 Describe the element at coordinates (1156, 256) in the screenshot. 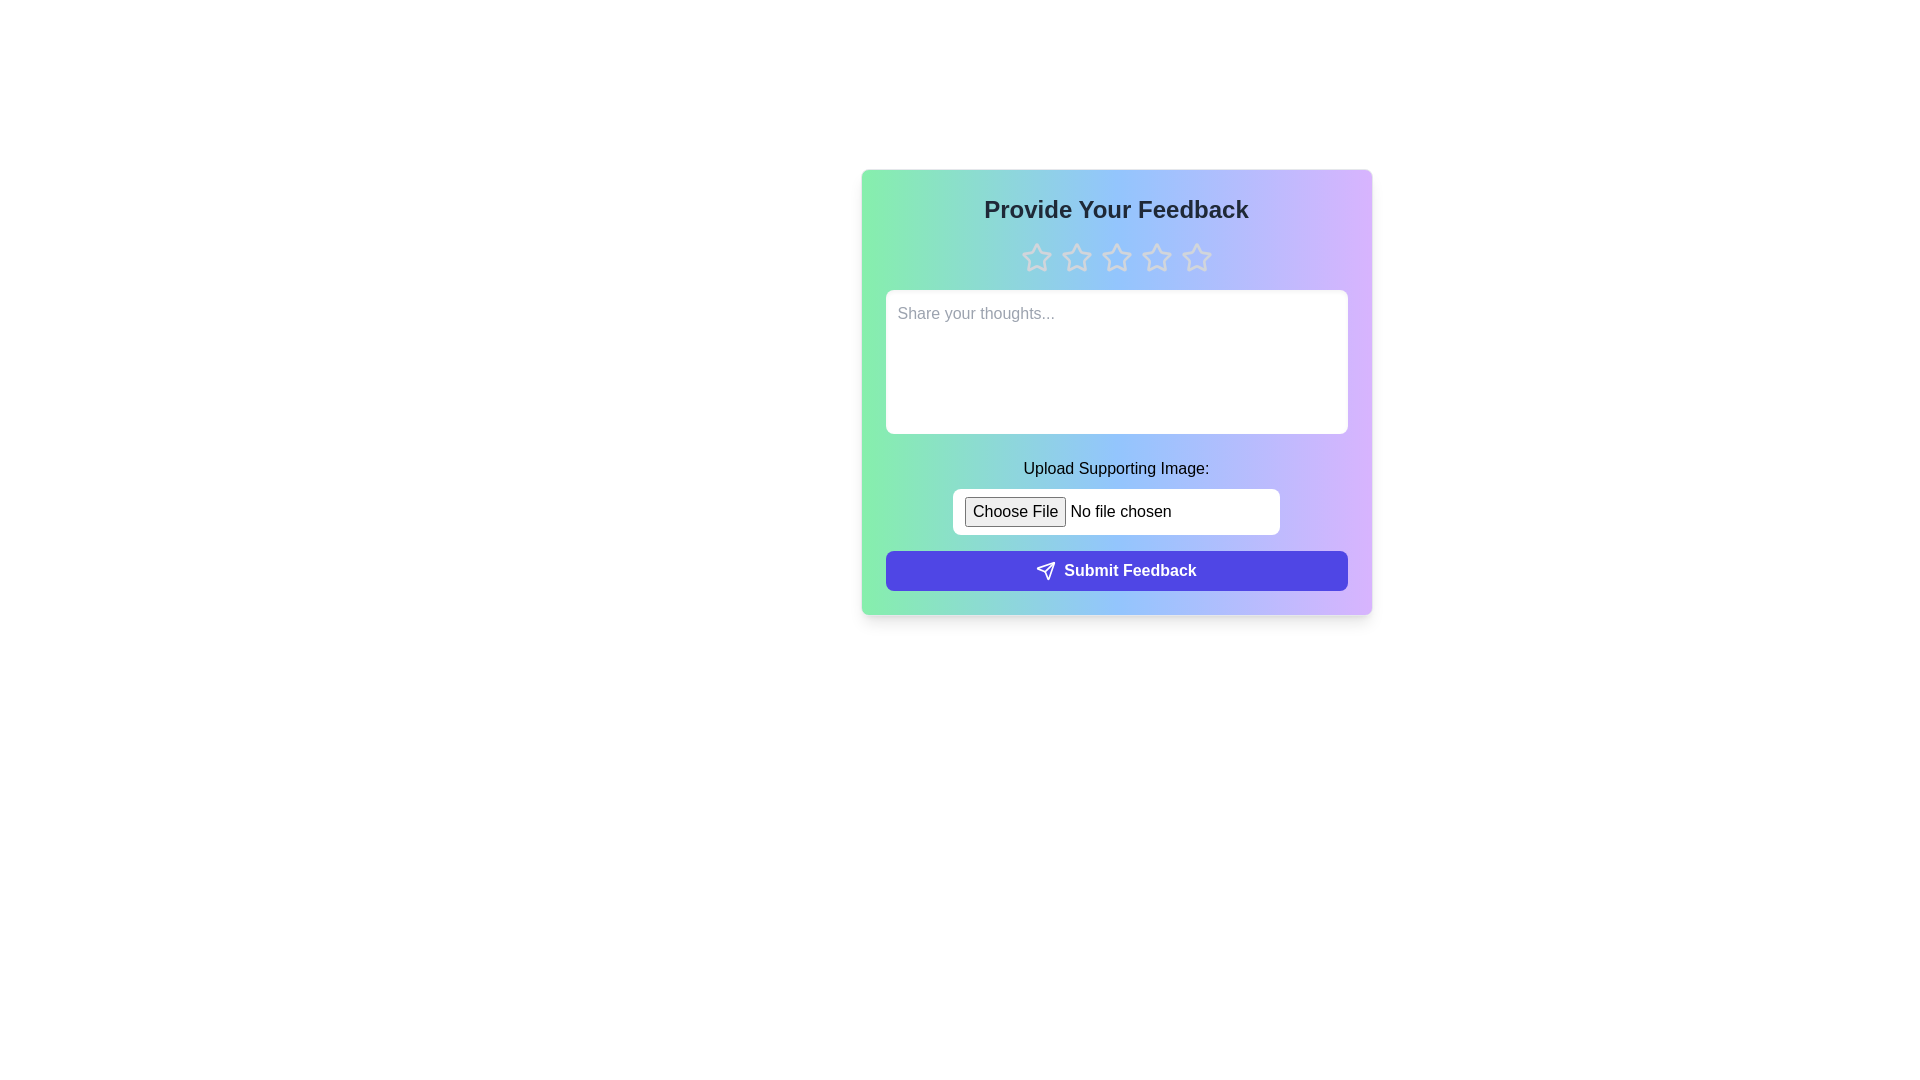

I see `the third star icon in the row of five stars for accessibility interactions` at that location.